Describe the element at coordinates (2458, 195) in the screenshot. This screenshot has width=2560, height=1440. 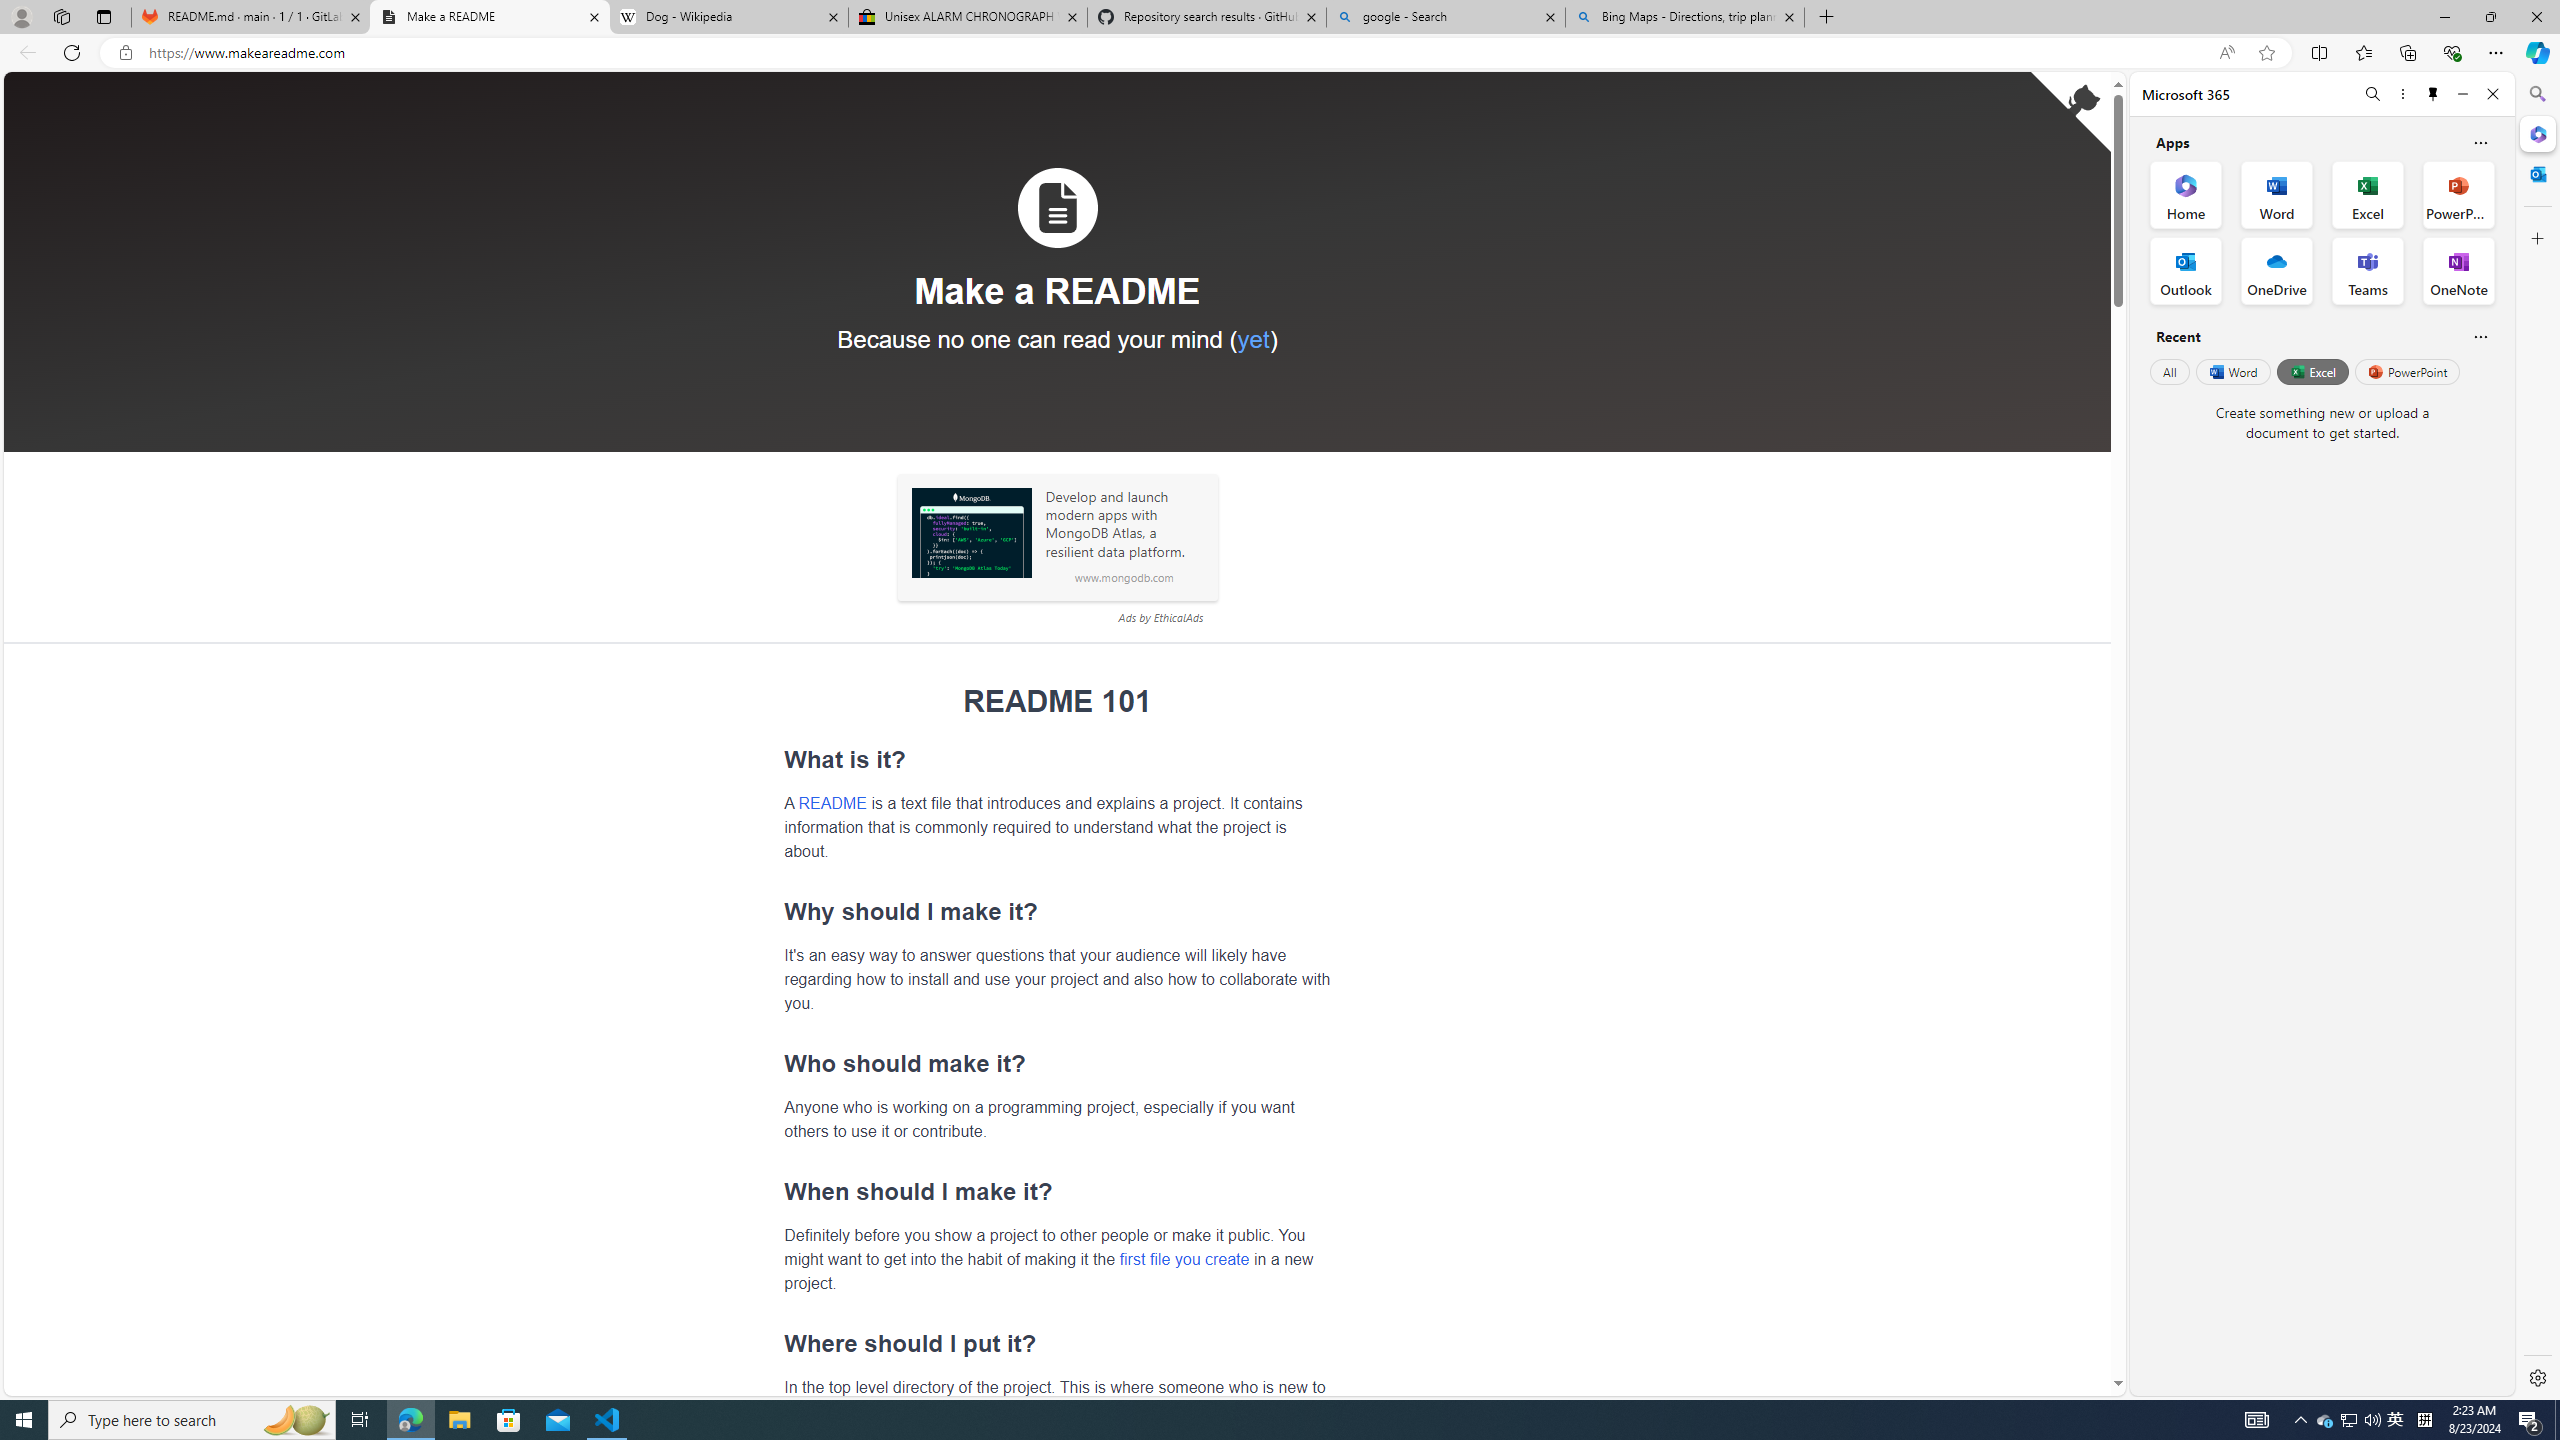
I see `'PowerPoint Office App'` at that location.